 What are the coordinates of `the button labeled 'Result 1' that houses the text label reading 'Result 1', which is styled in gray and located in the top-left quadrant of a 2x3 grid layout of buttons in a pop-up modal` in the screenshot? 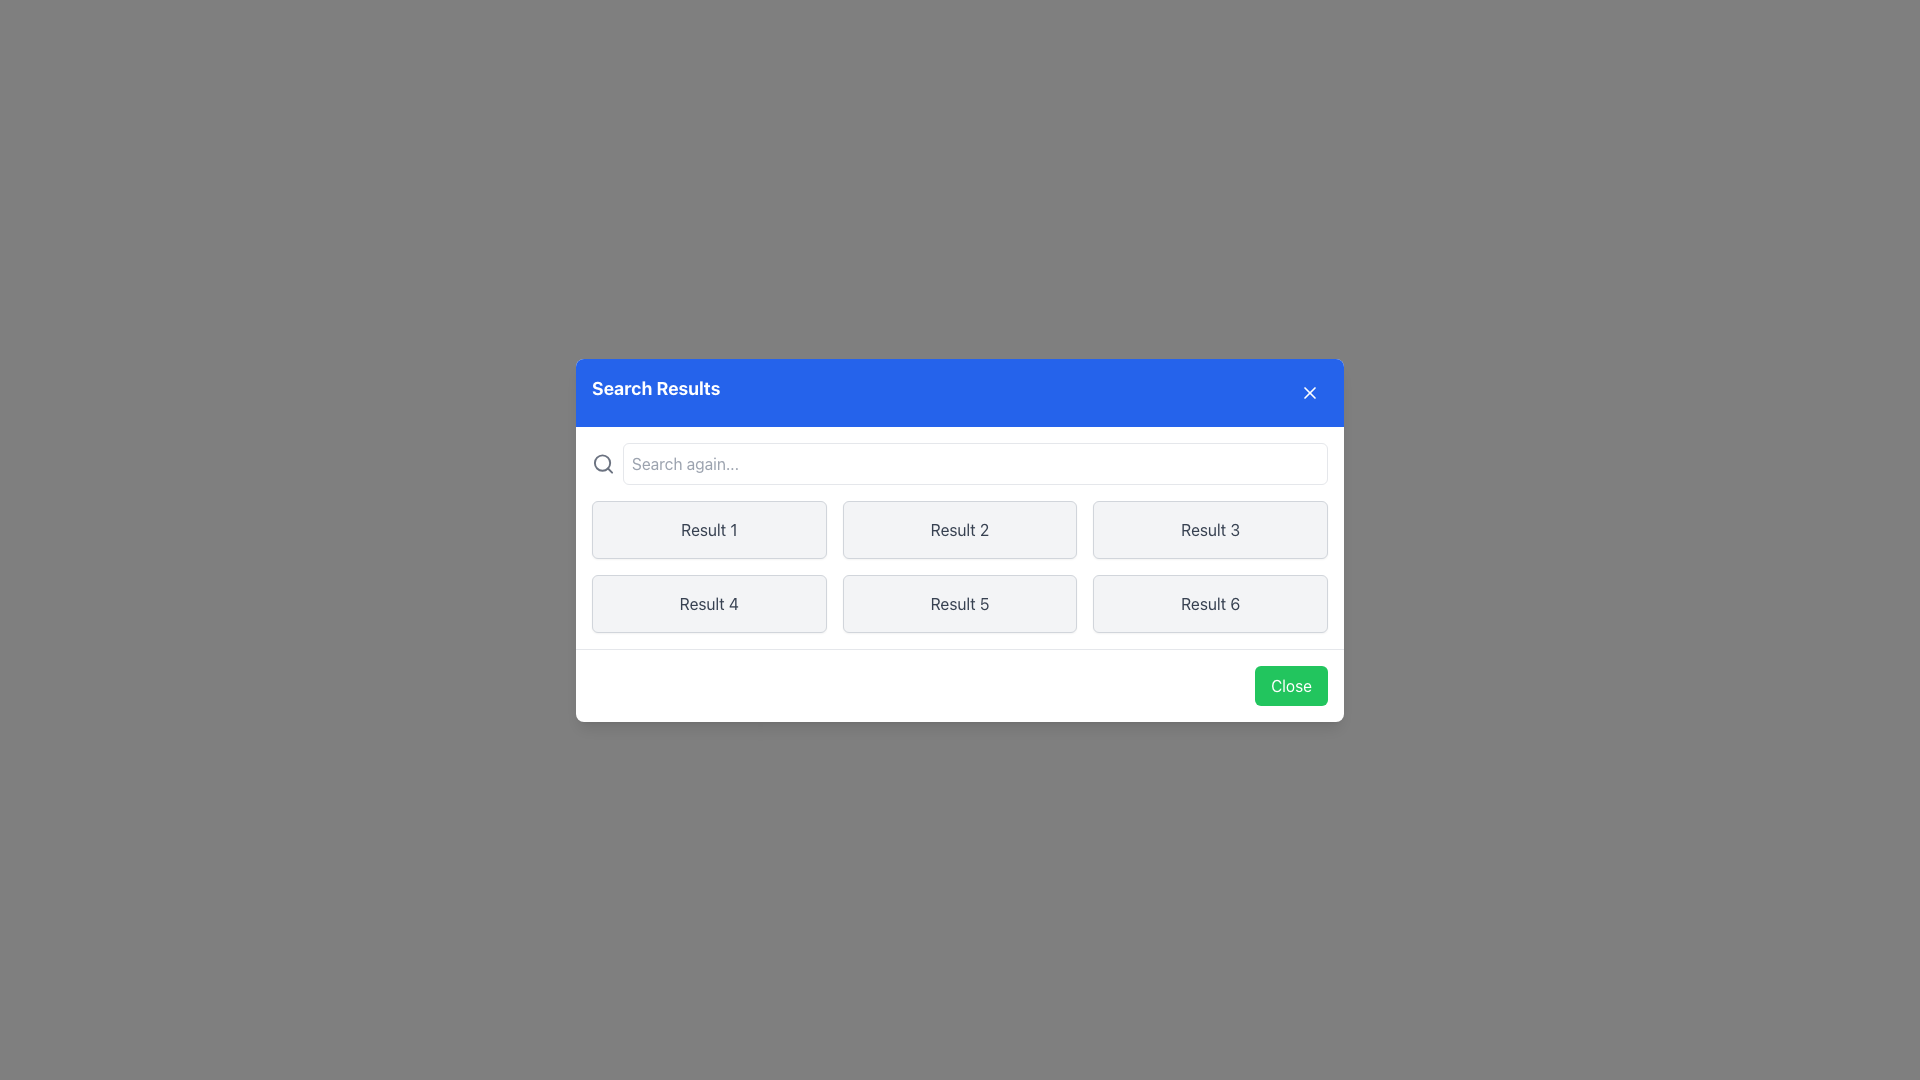 It's located at (709, 528).